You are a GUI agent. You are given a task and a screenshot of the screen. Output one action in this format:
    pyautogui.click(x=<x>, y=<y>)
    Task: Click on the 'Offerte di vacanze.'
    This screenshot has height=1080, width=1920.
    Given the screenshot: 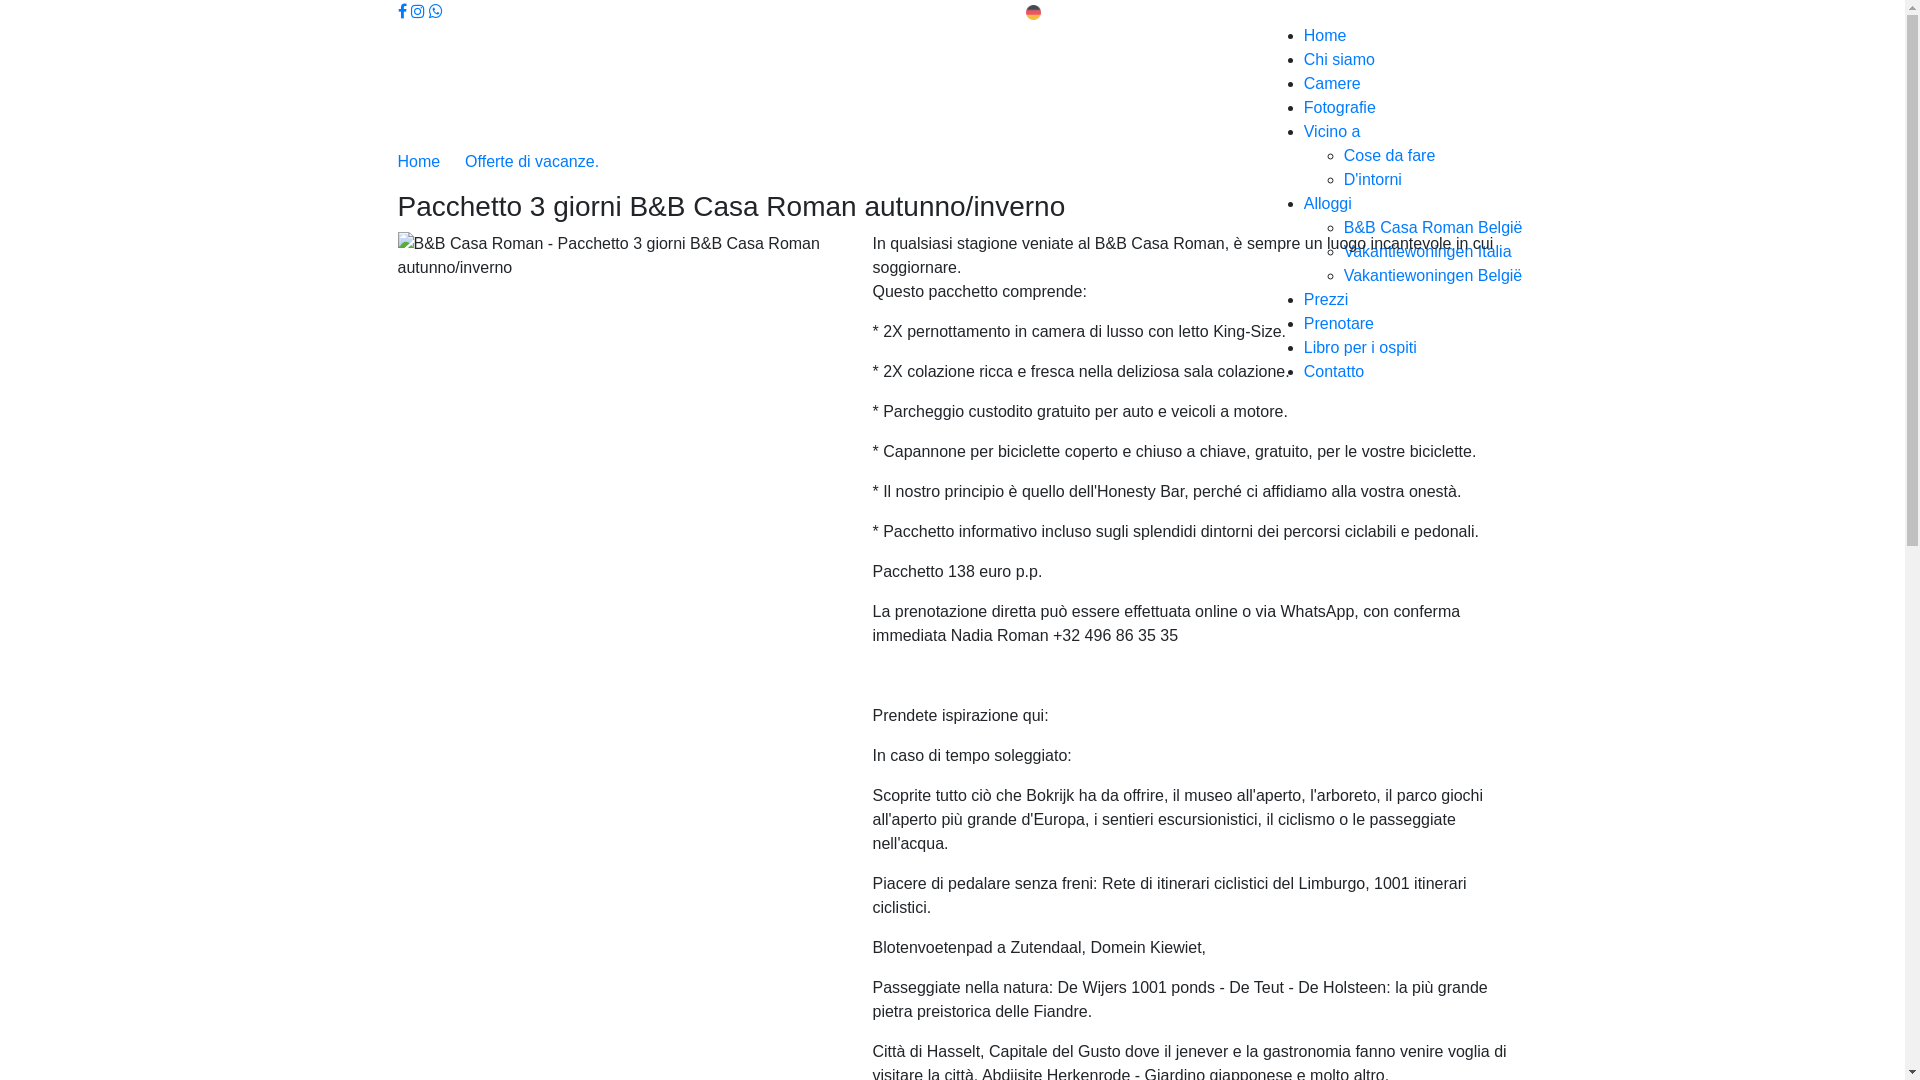 What is the action you would take?
    pyautogui.click(x=532, y=160)
    